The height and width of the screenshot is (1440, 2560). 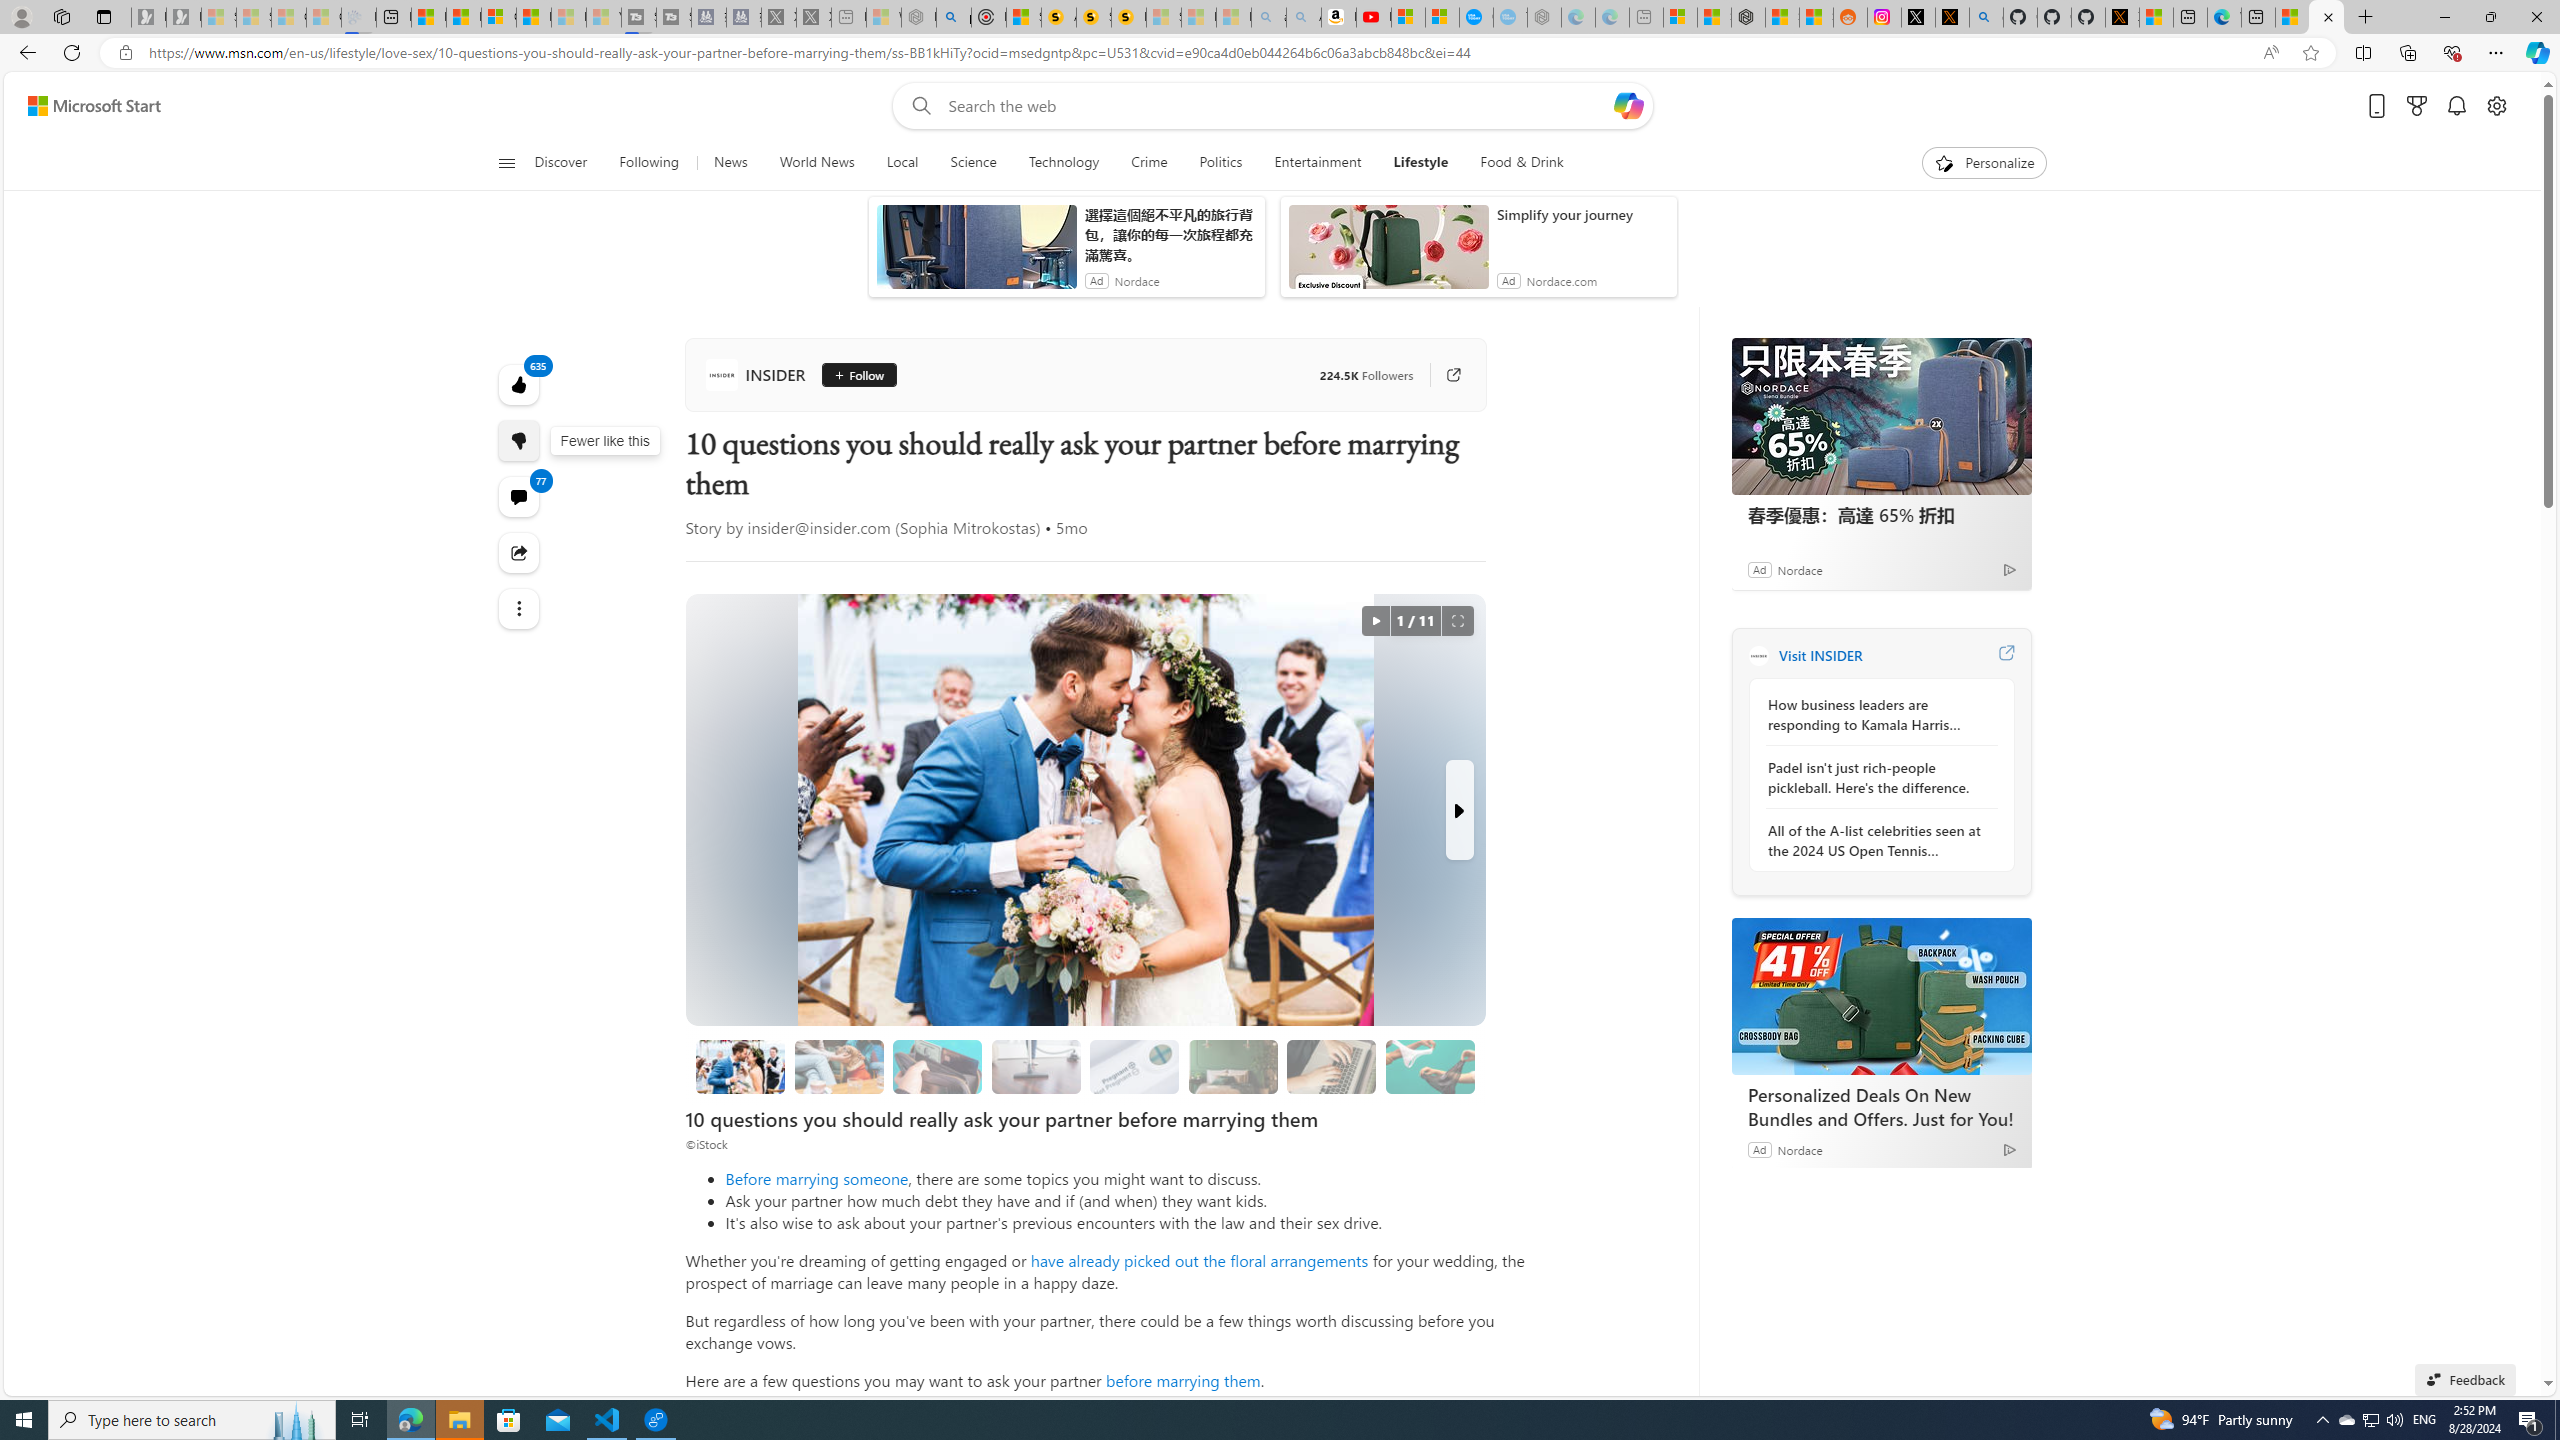 What do you see at coordinates (2451, 51) in the screenshot?
I see `'Browser essentials'` at bounding box center [2451, 51].